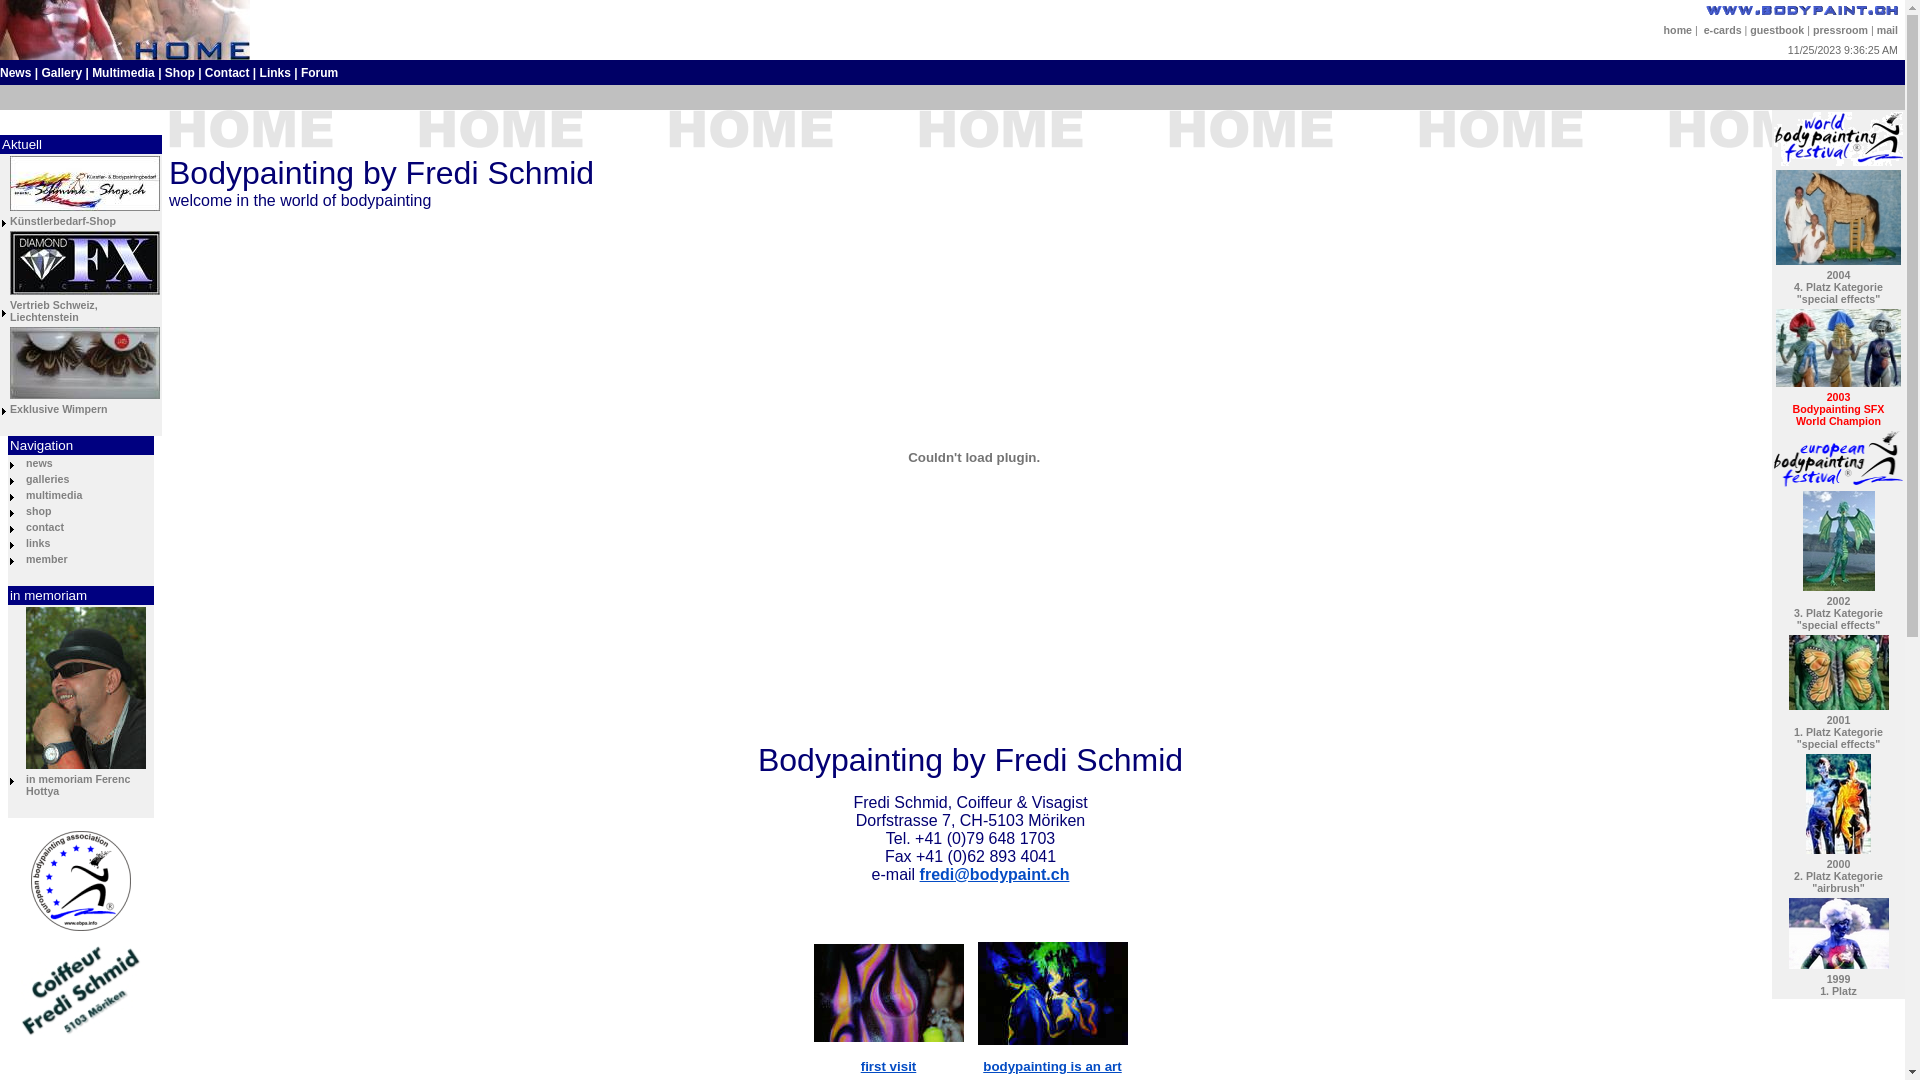 This screenshot has width=1920, height=1080. I want to click on 'member', so click(46, 559).